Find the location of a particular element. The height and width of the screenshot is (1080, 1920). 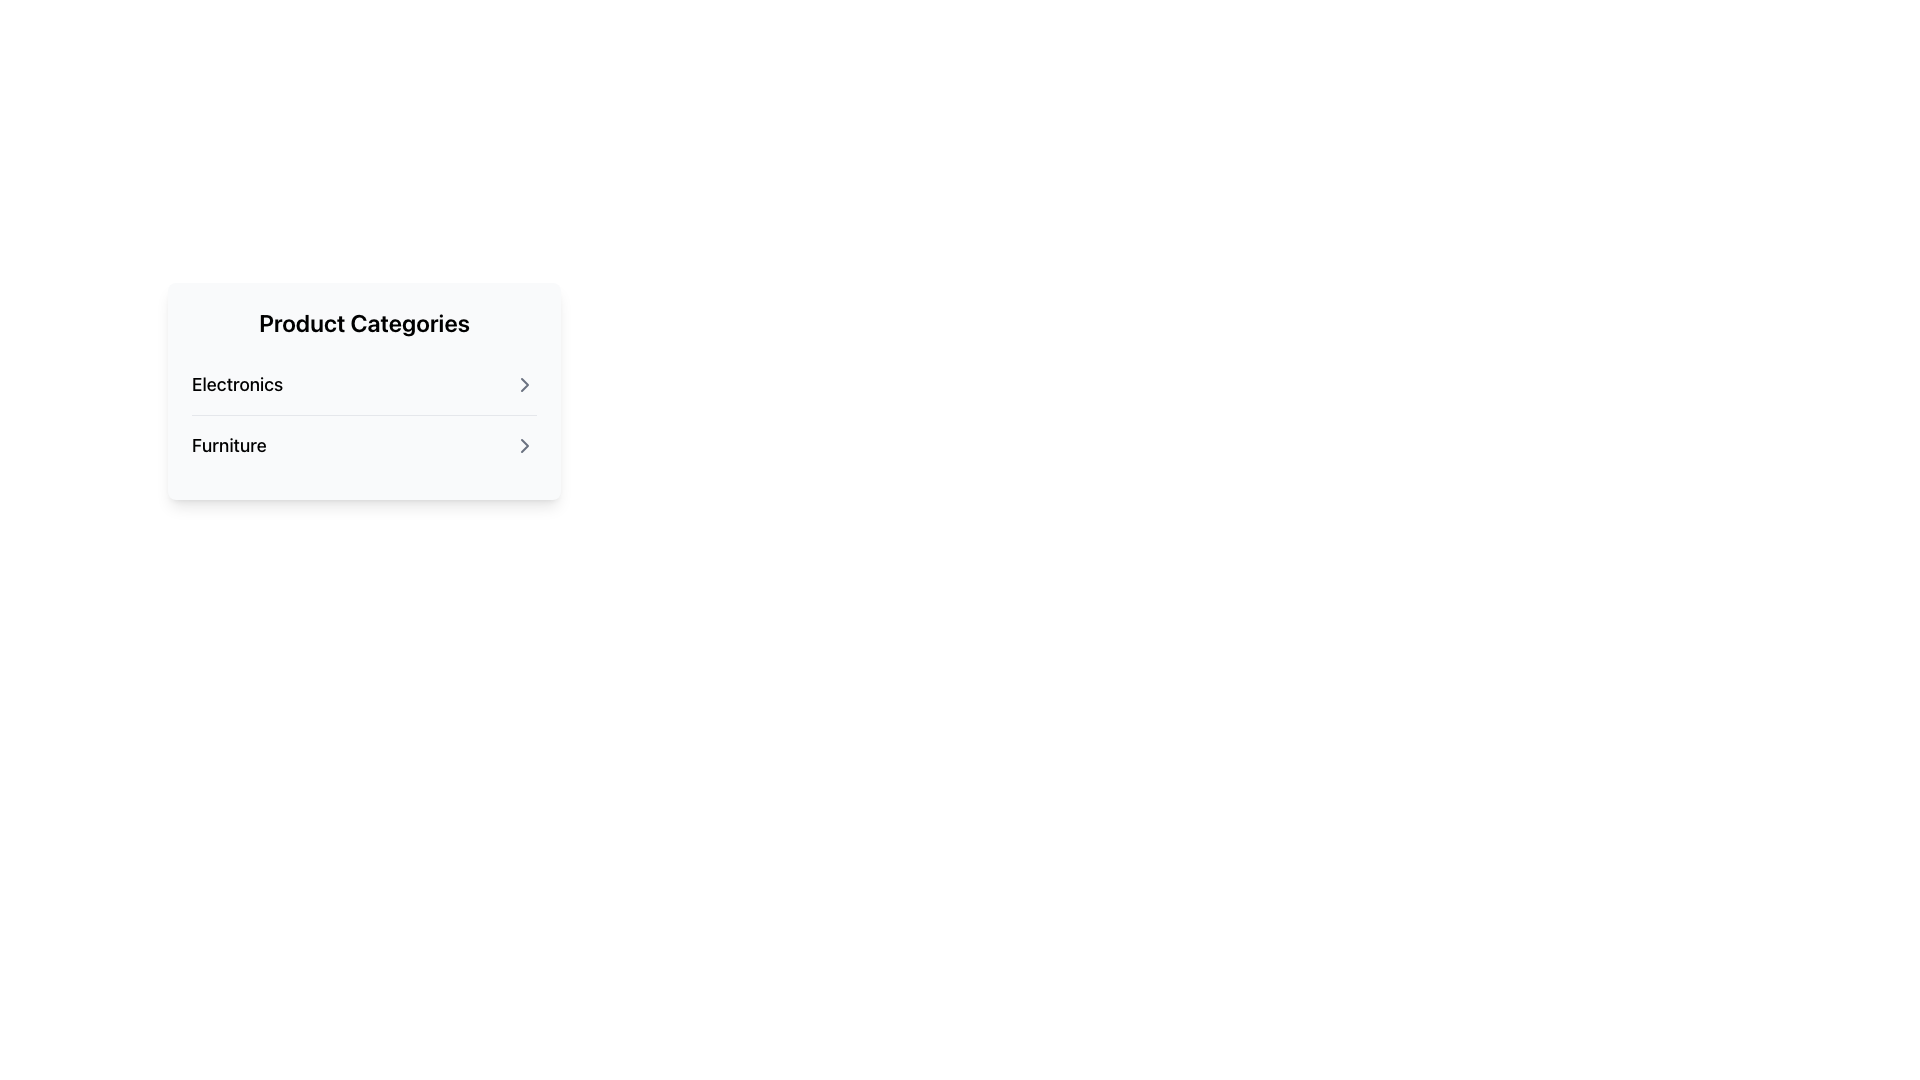

the 'Electronics' text label, which is the first item in the 'Product Categories' list, displayed in bold and larger font size, black in color is located at coordinates (237, 385).